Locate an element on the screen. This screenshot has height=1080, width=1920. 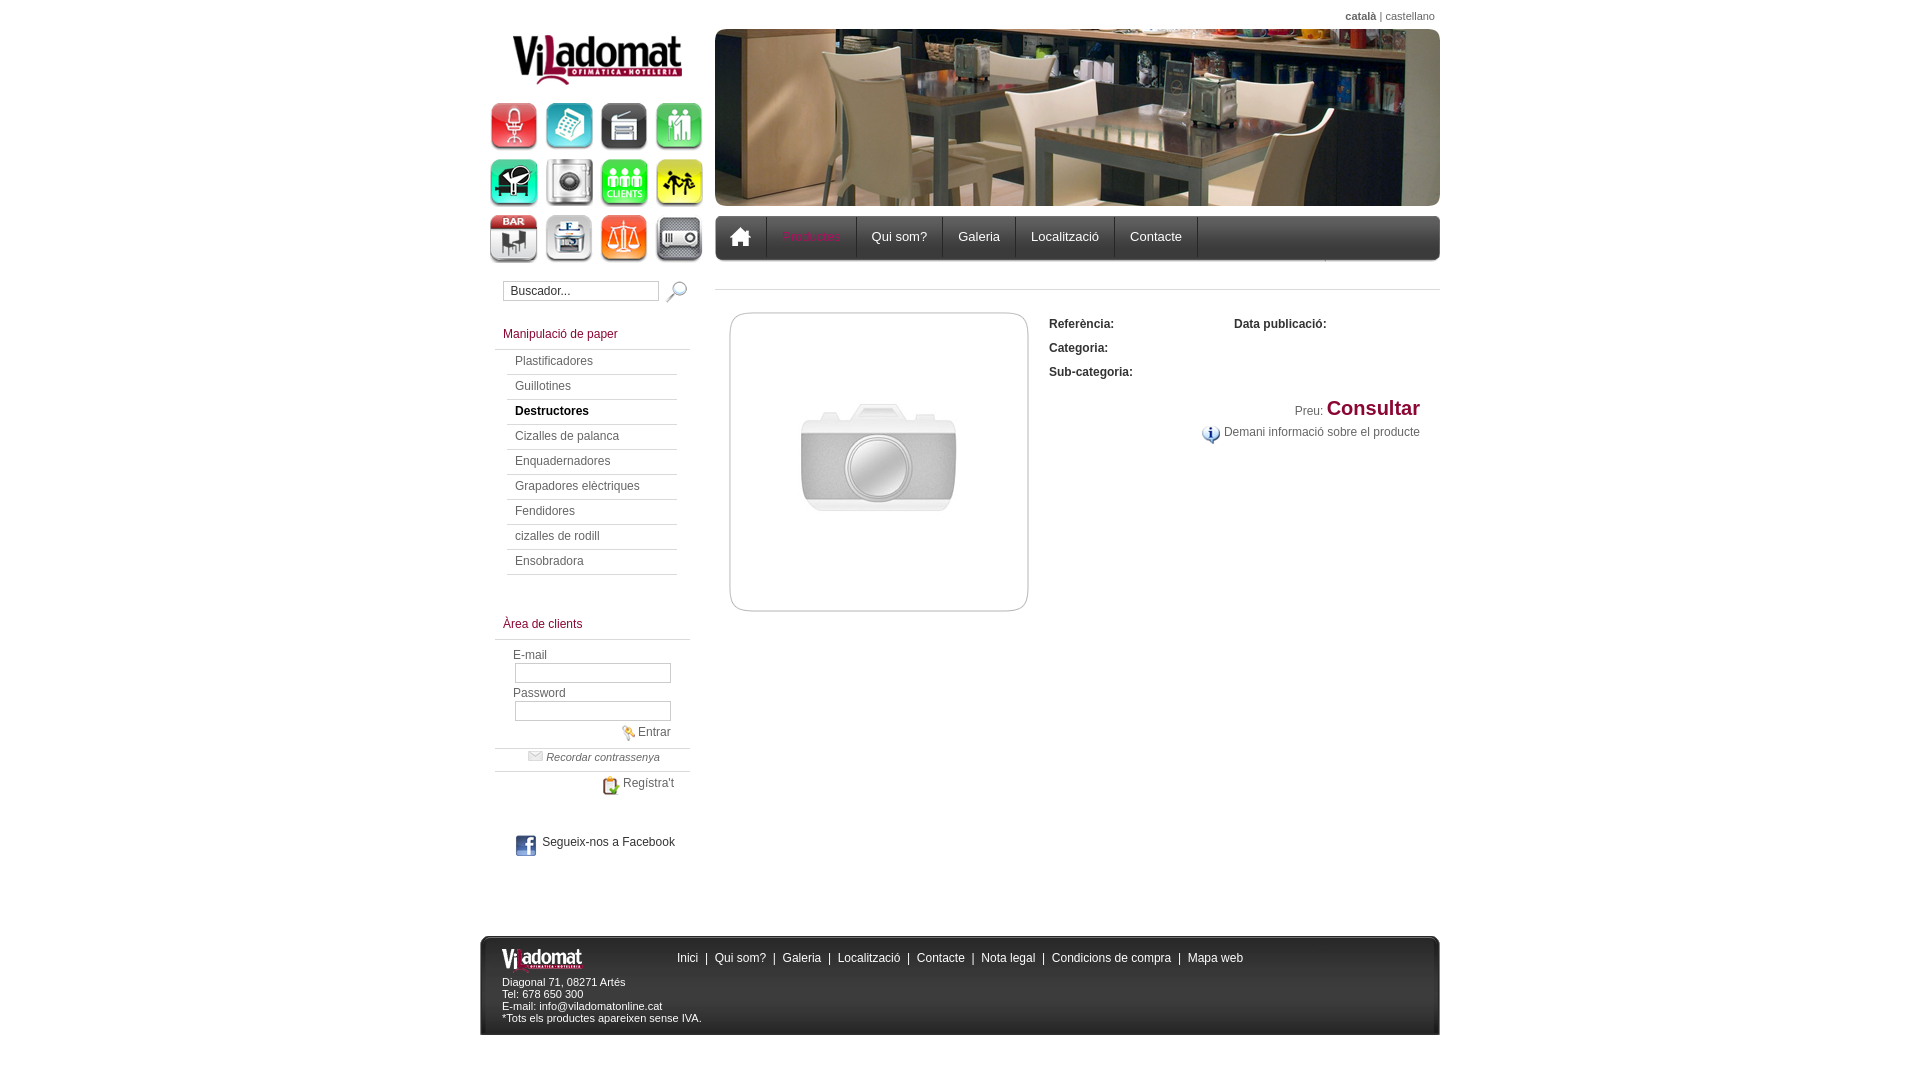
'Cizalles de palanca' is located at coordinates (565, 434).